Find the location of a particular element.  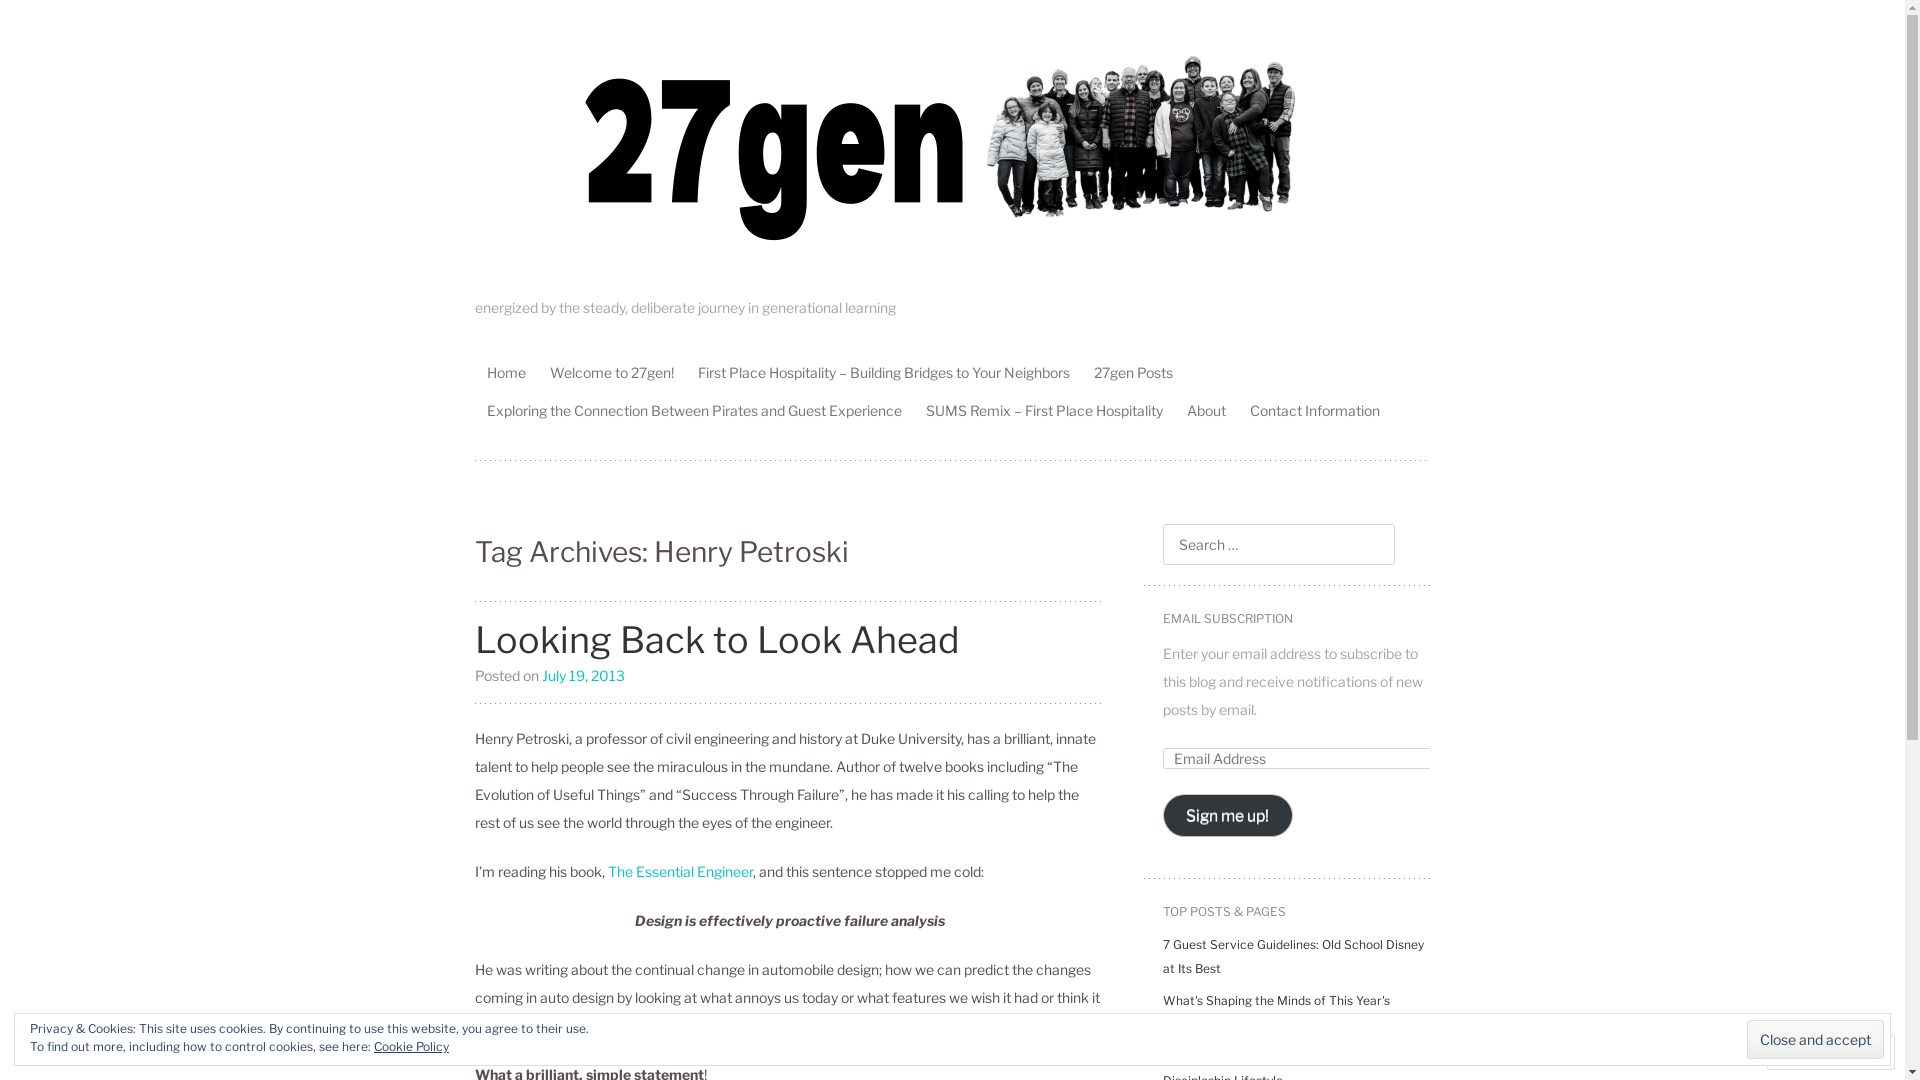

'Contact Information' is located at coordinates (1315, 408).